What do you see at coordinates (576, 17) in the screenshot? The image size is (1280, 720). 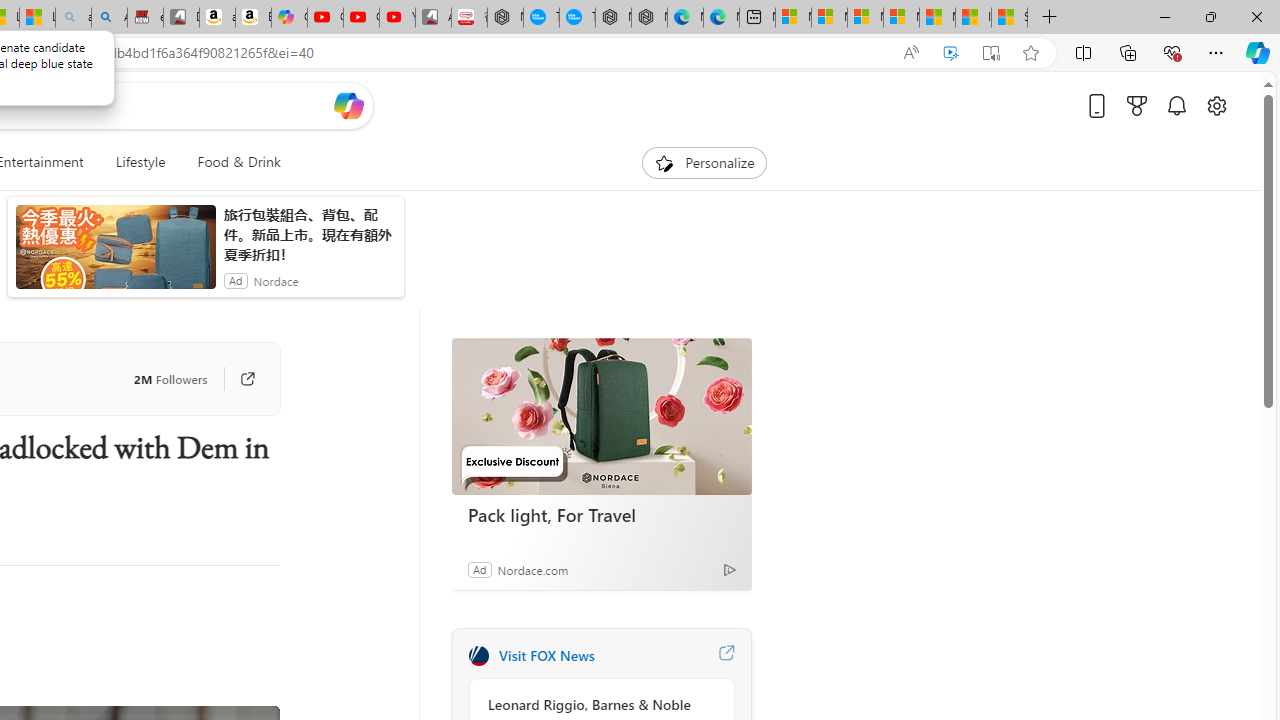 I see `'The most popular Google '` at bounding box center [576, 17].